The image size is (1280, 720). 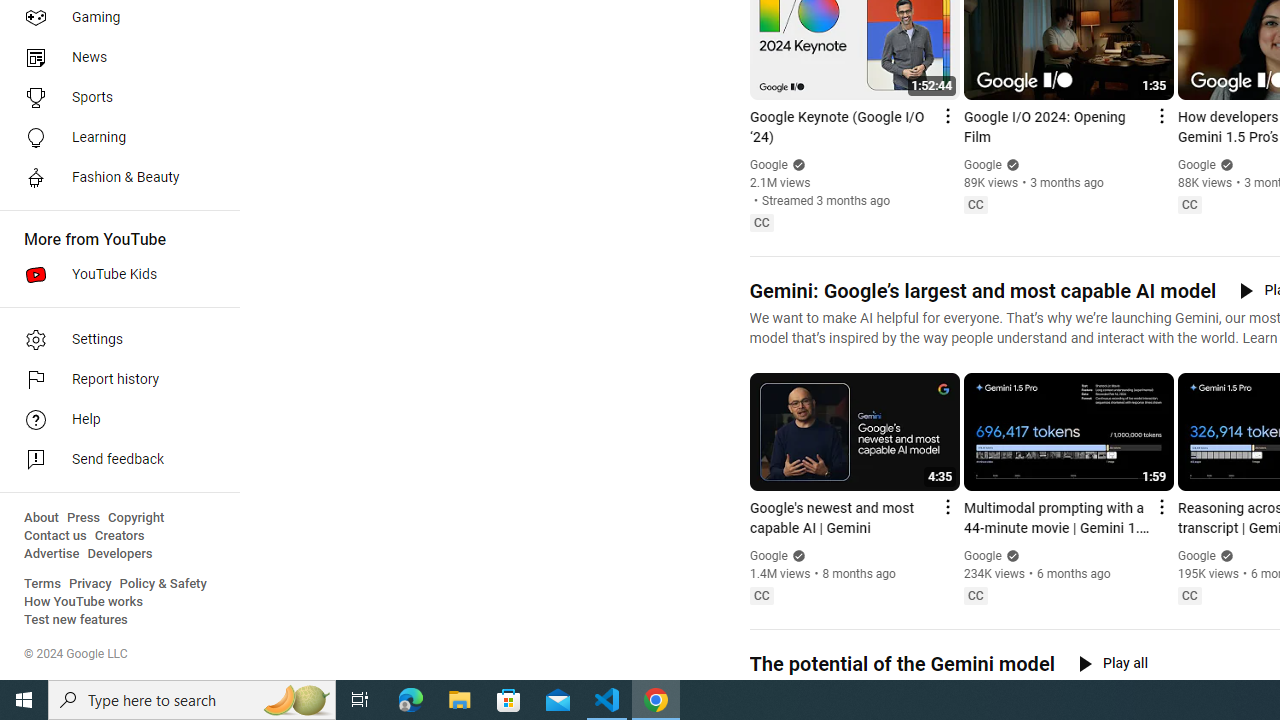 What do you see at coordinates (112, 136) in the screenshot?
I see `'Learning'` at bounding box center [112, 136].